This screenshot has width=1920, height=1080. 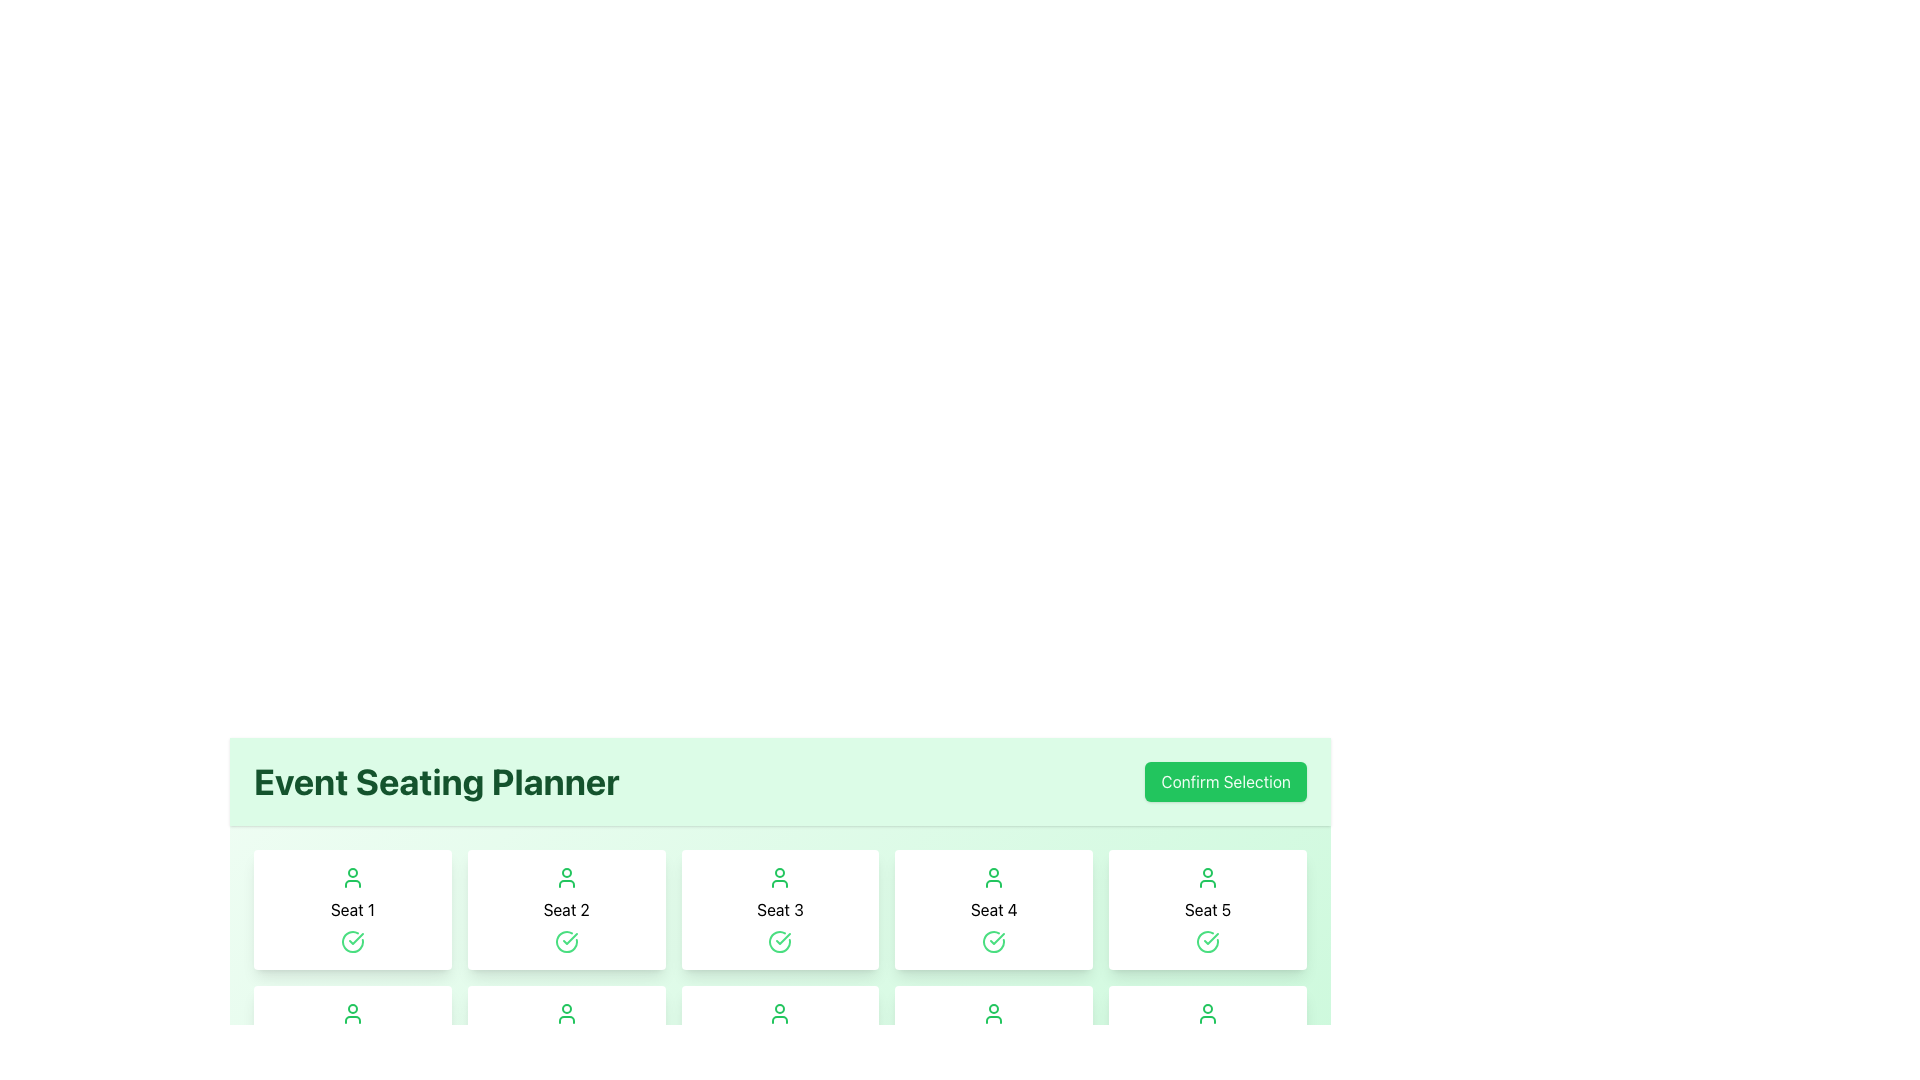 What do you see at coordinates (565, 910) in the screenshot?
I see `the seating option indicator labeled 'Seat 2', which is the second card in the grid layout for seating options` at bounding box center [565, 910].